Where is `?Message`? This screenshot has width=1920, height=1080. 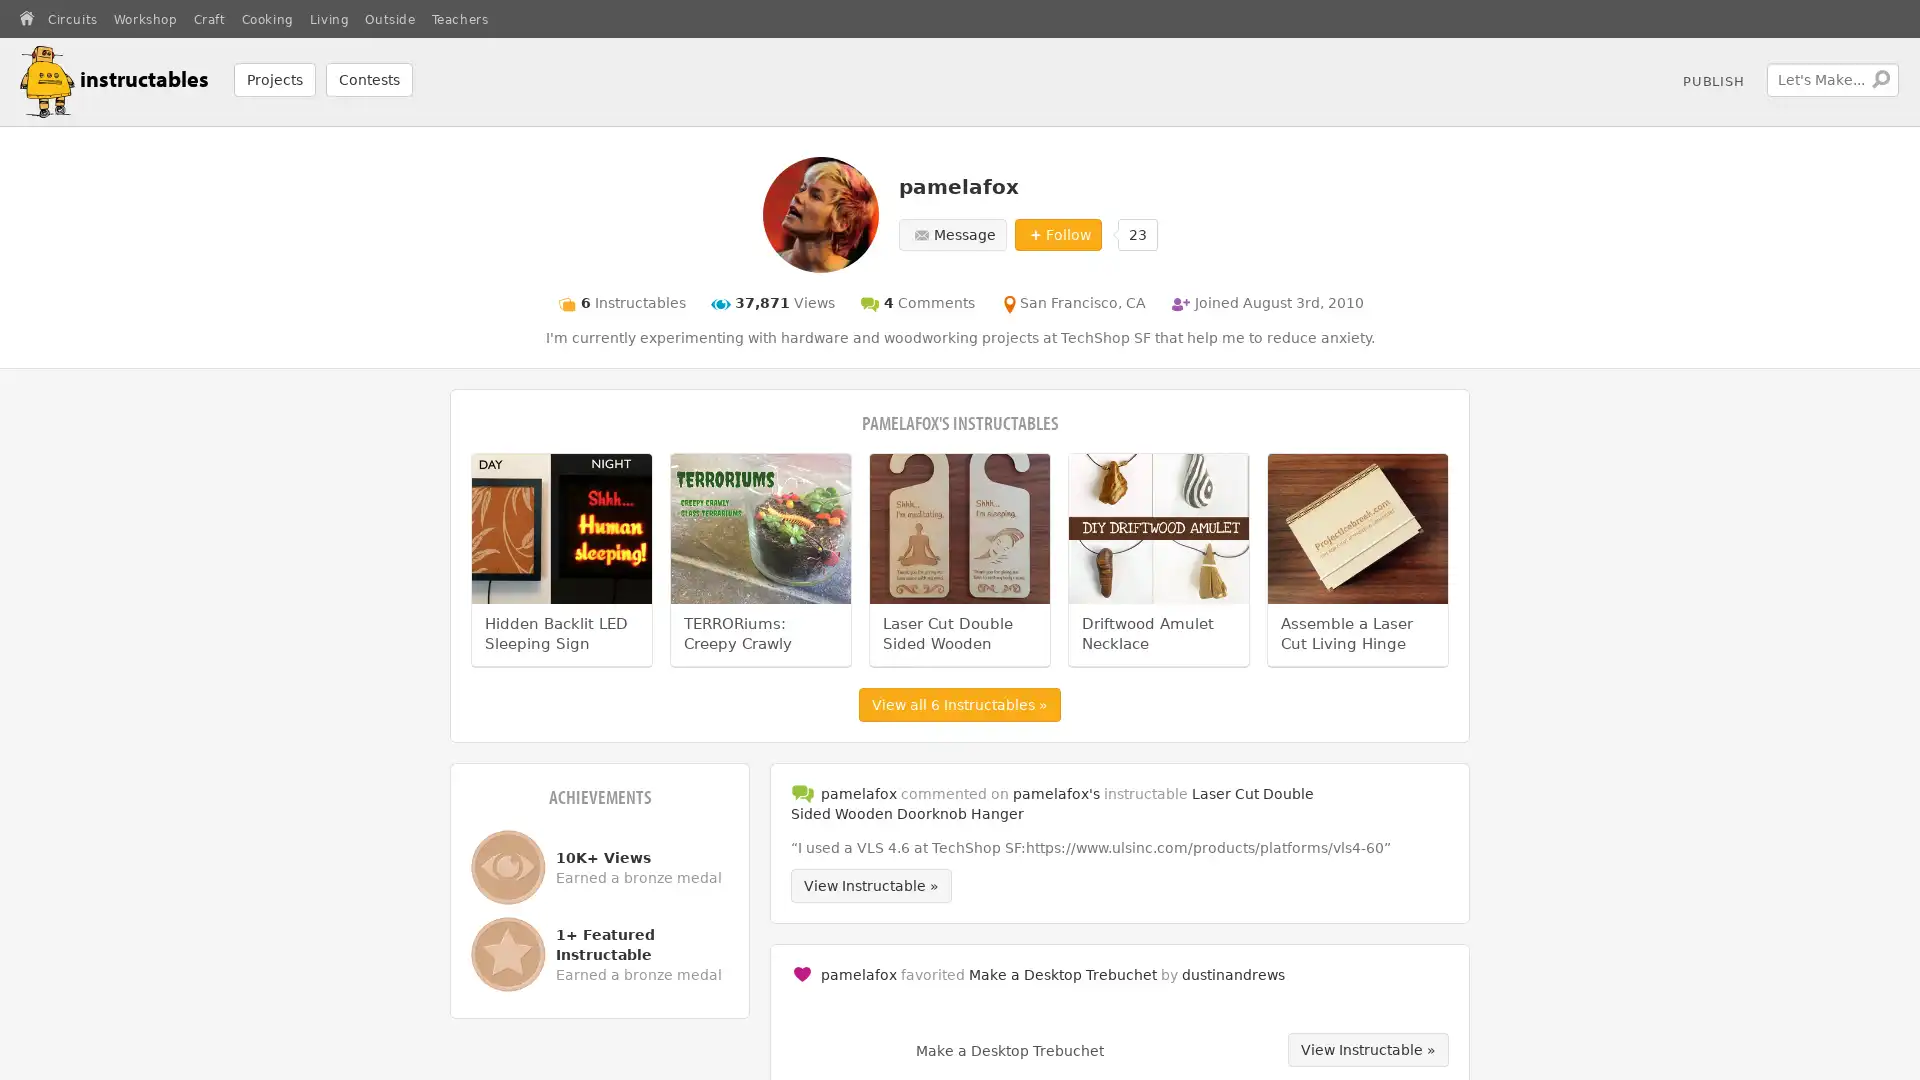 ?Message is located at coordinates (950, 233).